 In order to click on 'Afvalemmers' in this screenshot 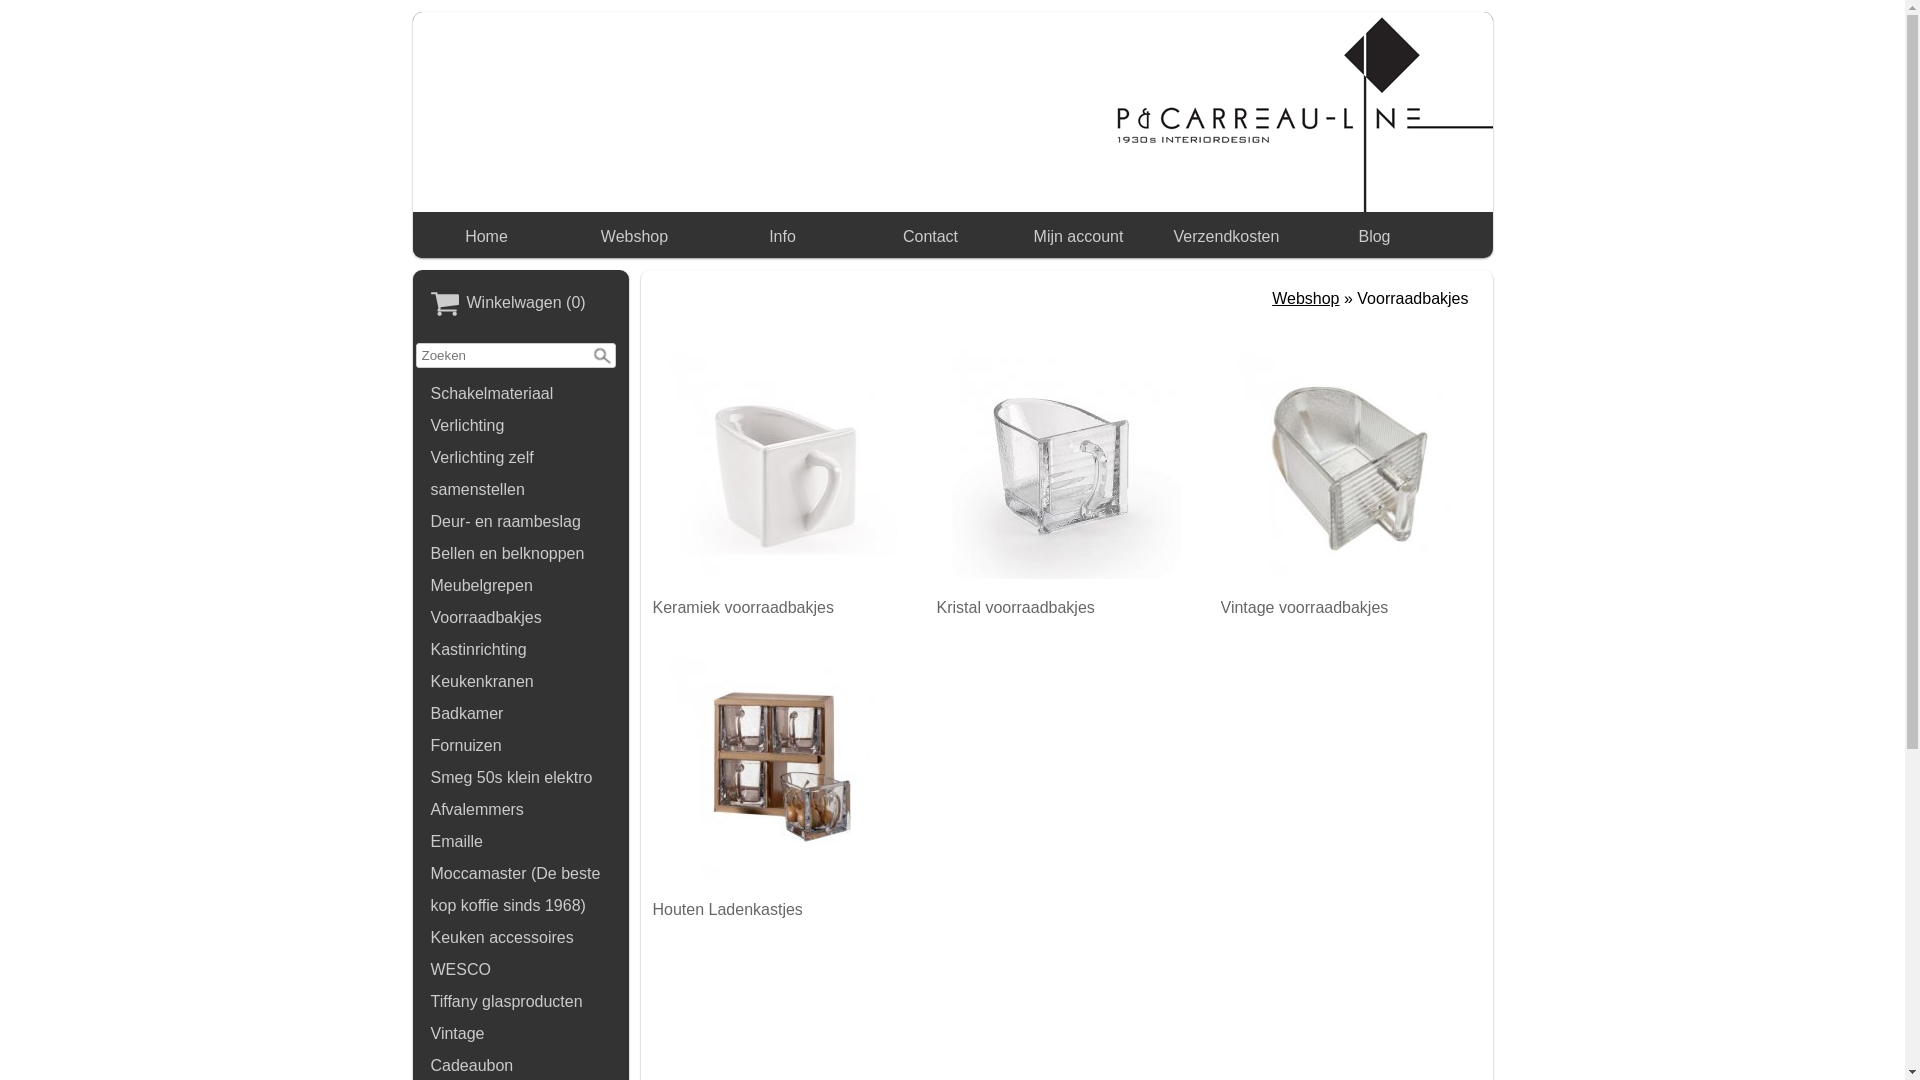, I will do `click(521, 810)`.